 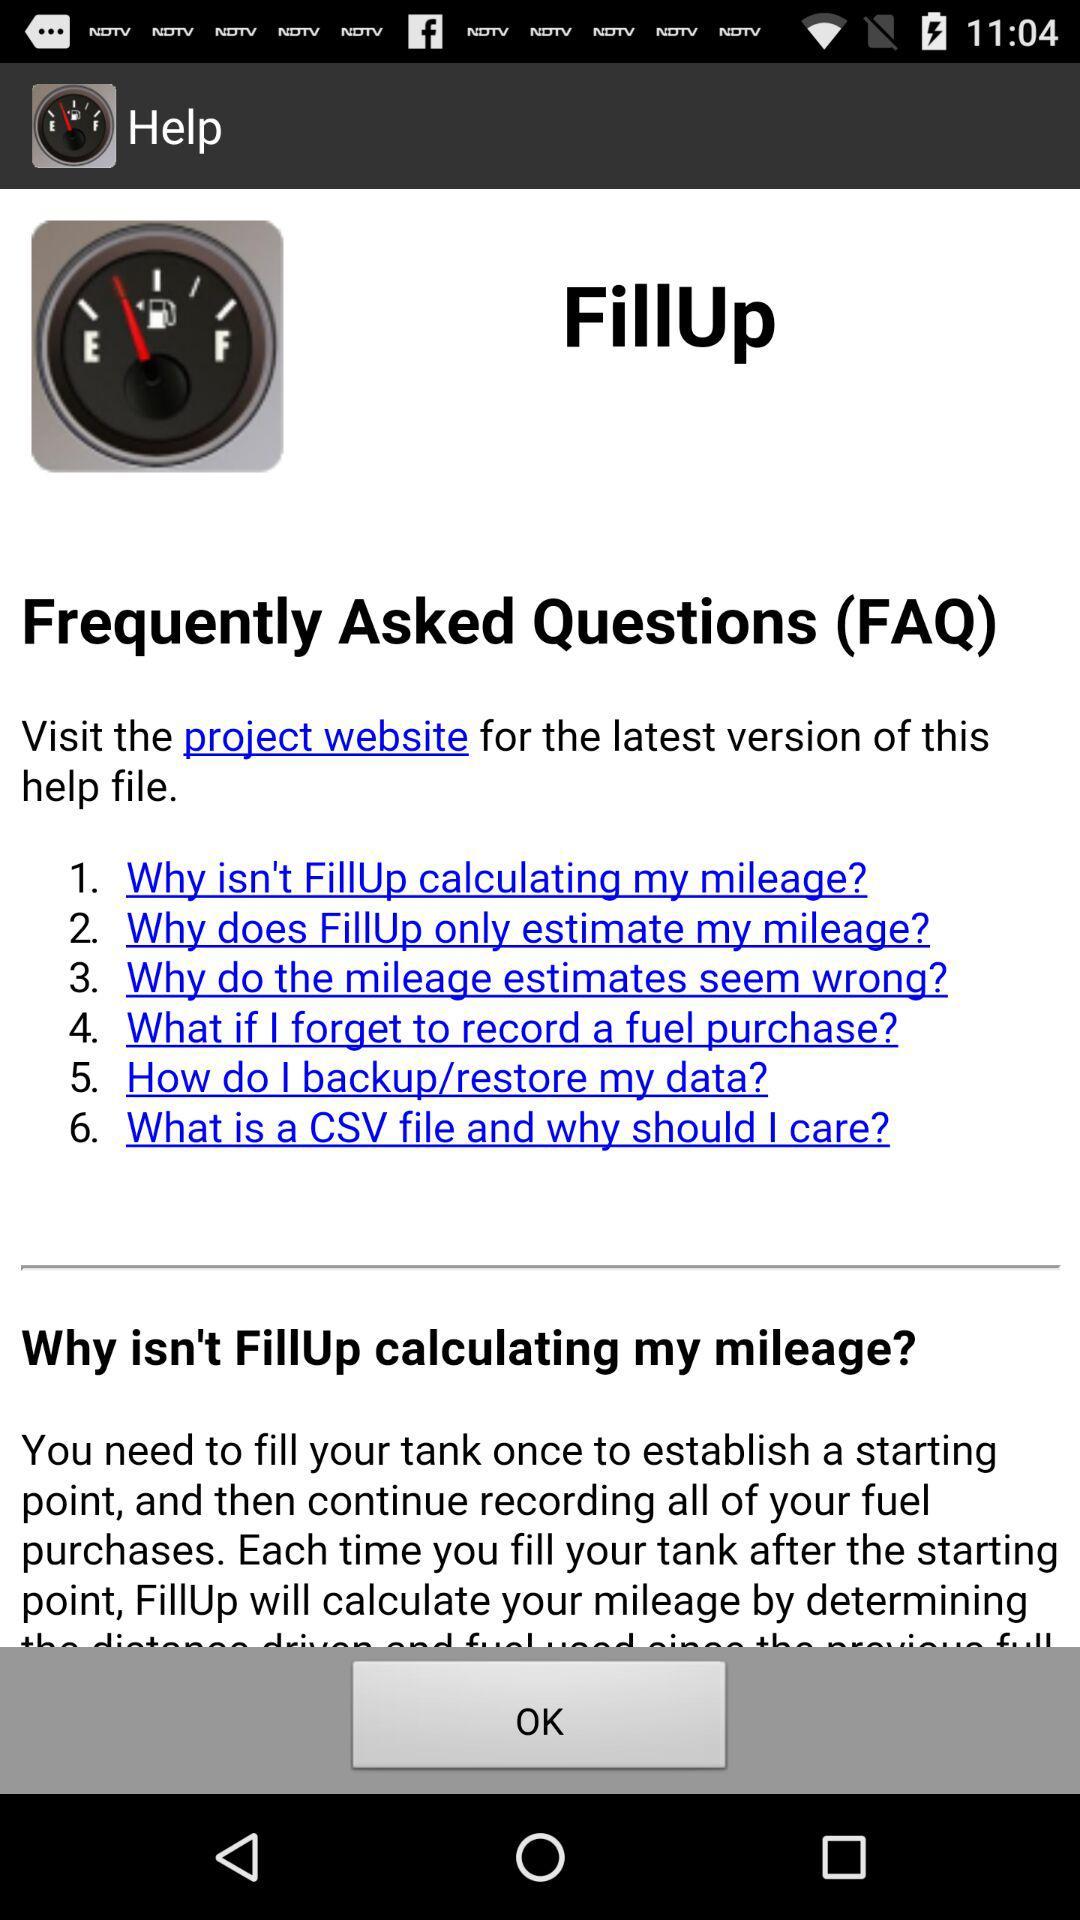 What do you see at coordinates (540, 916) in the screenshot?
I see `page` at bounding box center [540, 916].